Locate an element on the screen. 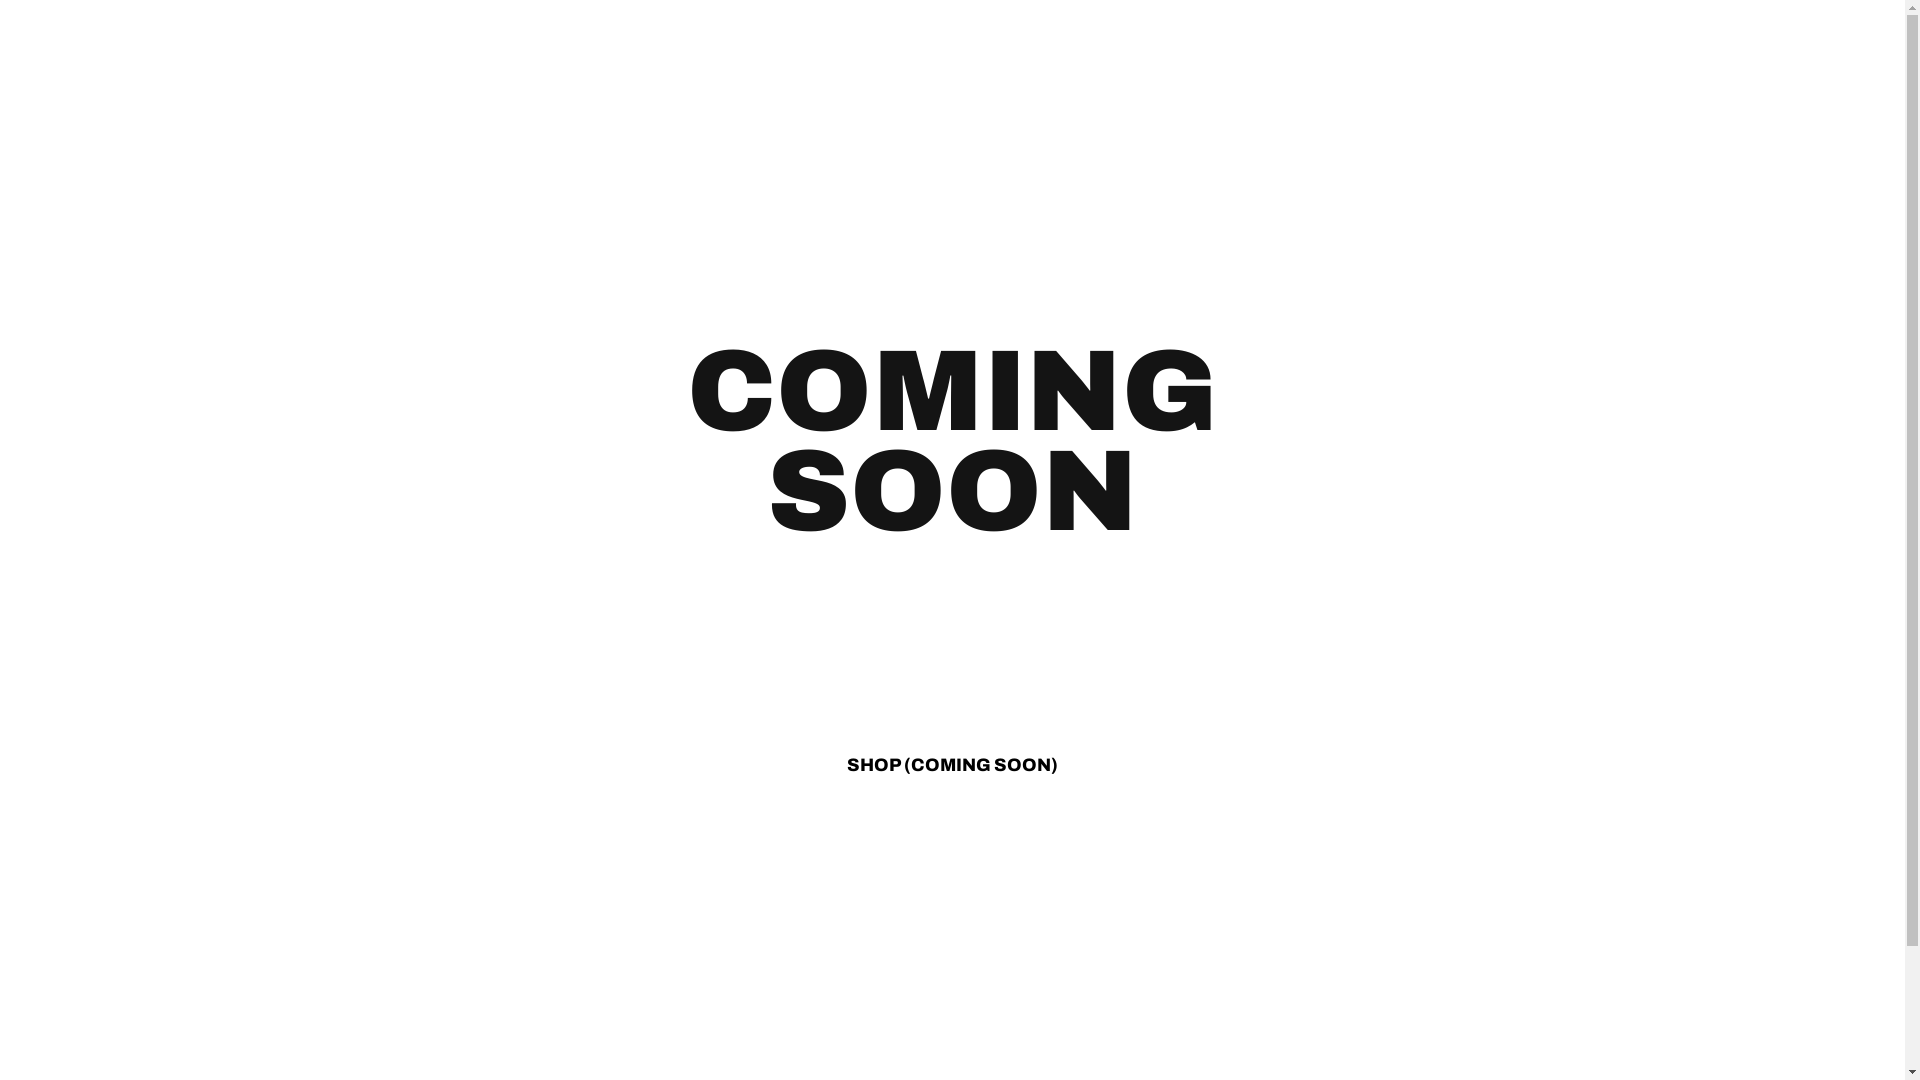  'SHOP (COMING SOON)' is located at coordinates (951, 764).